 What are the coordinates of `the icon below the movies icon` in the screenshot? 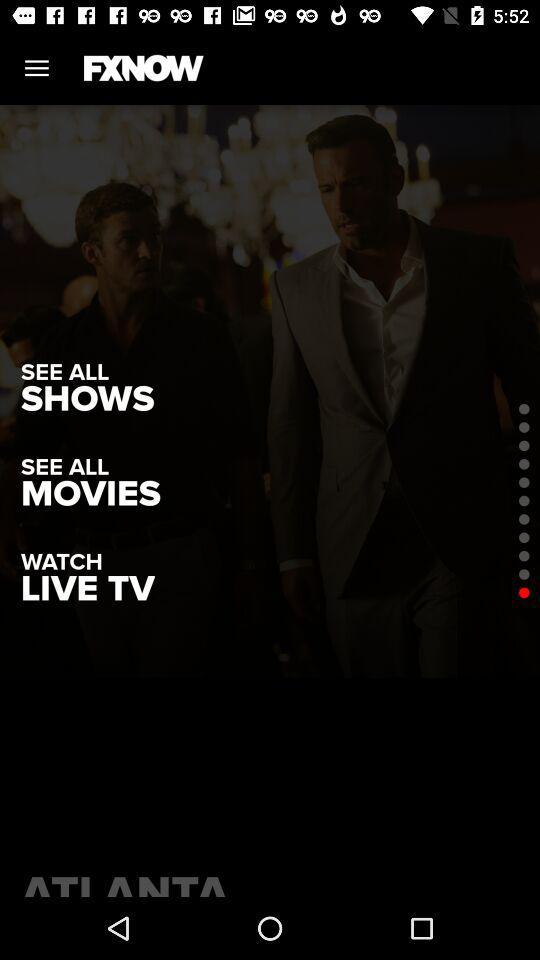 It's located at (86, 589).